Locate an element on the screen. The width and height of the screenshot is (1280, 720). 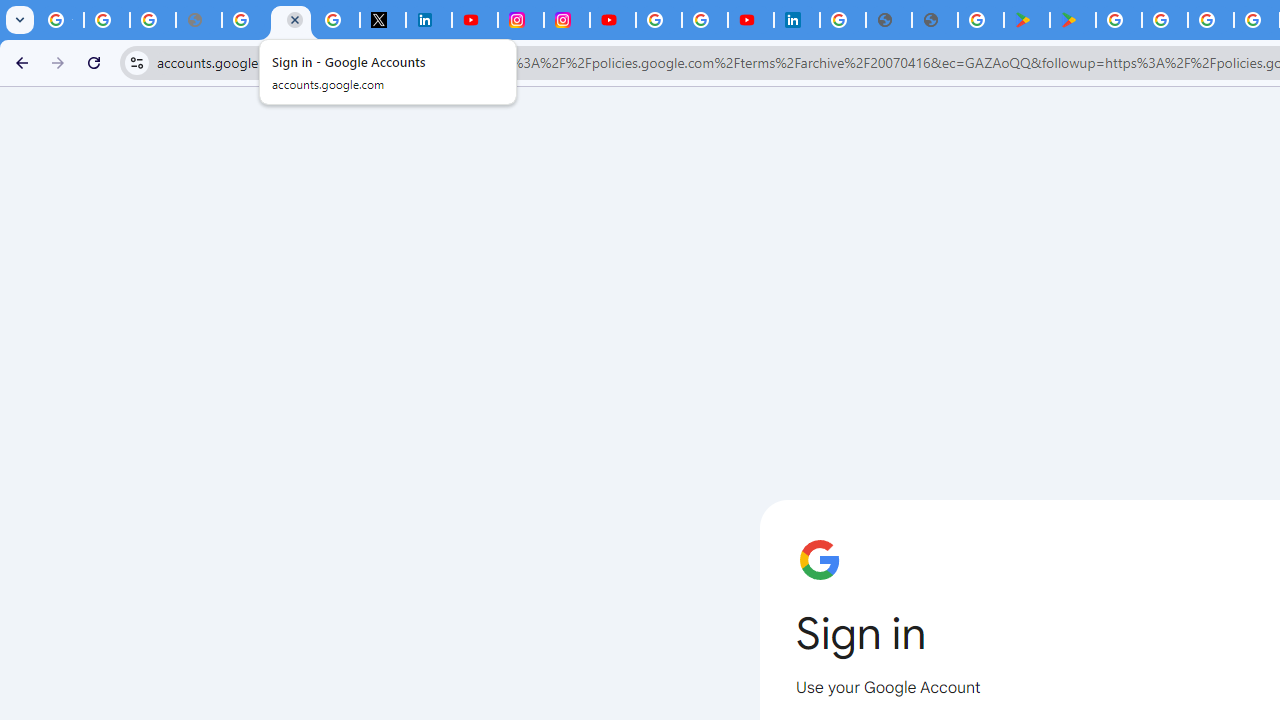
'google_privacy_policy_en.pdf' is located at coordinates (888, 20).